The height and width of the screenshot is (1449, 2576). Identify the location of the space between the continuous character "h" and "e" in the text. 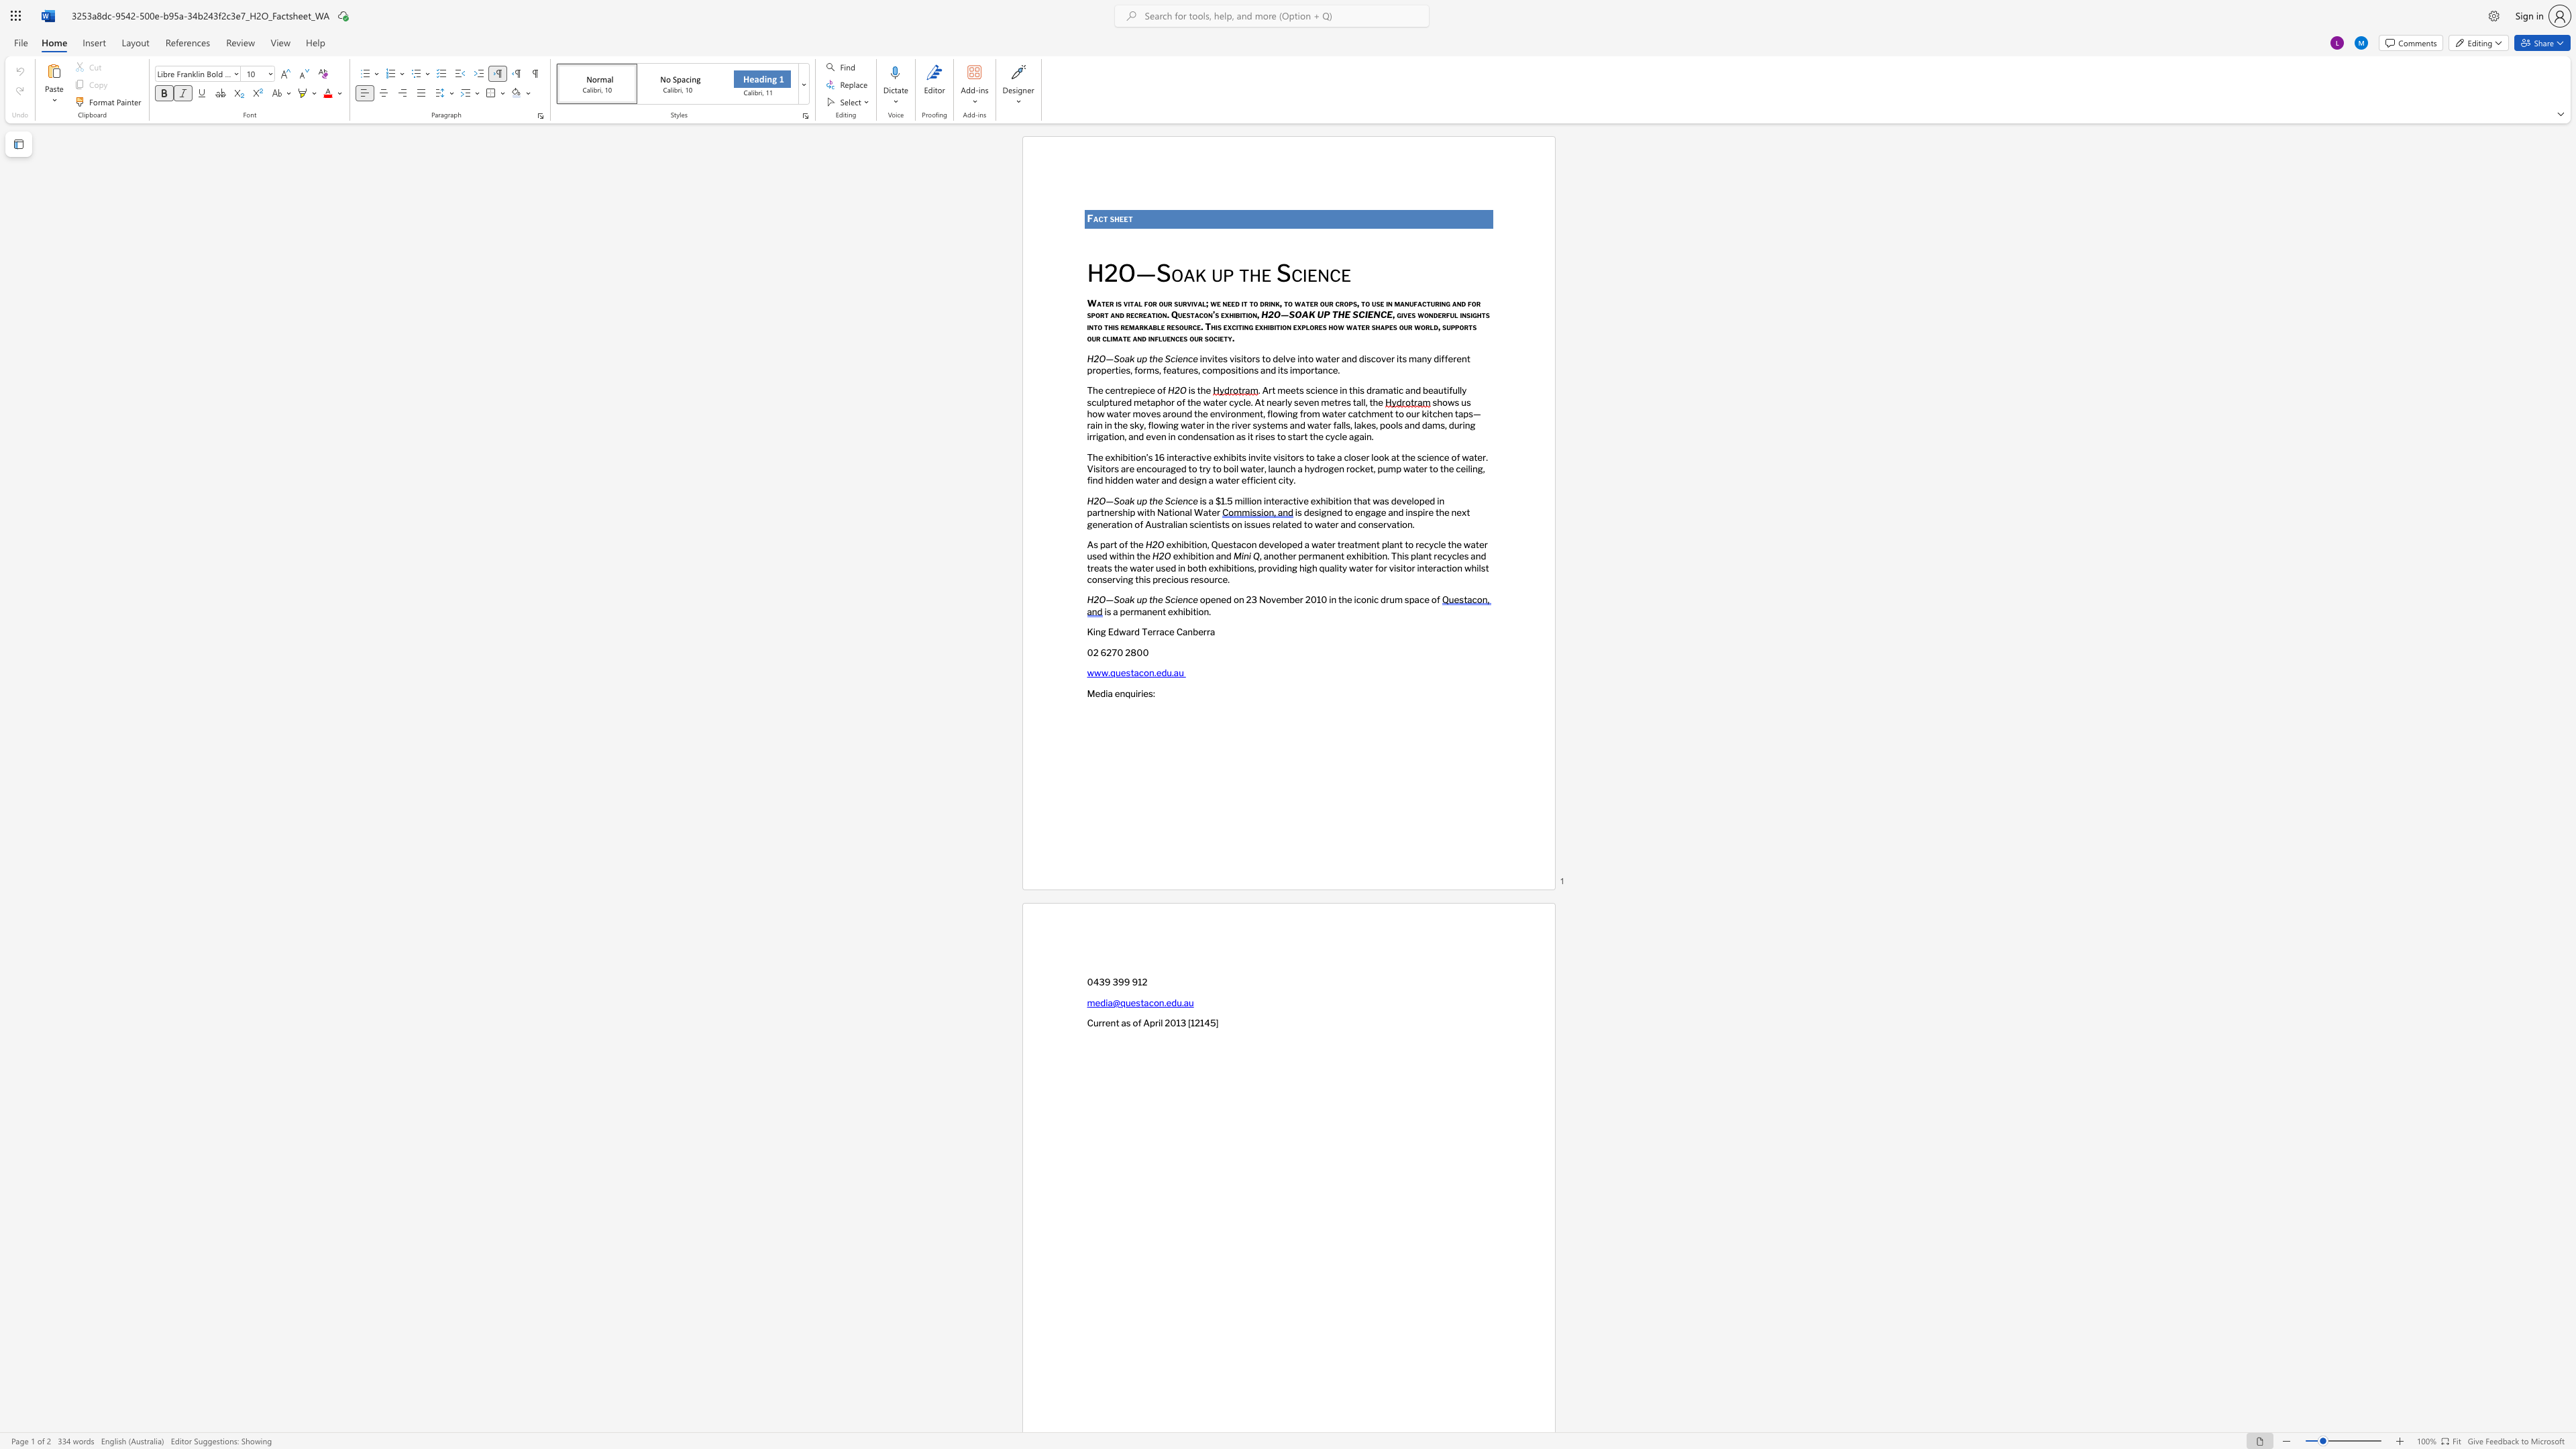
(1119, 218).